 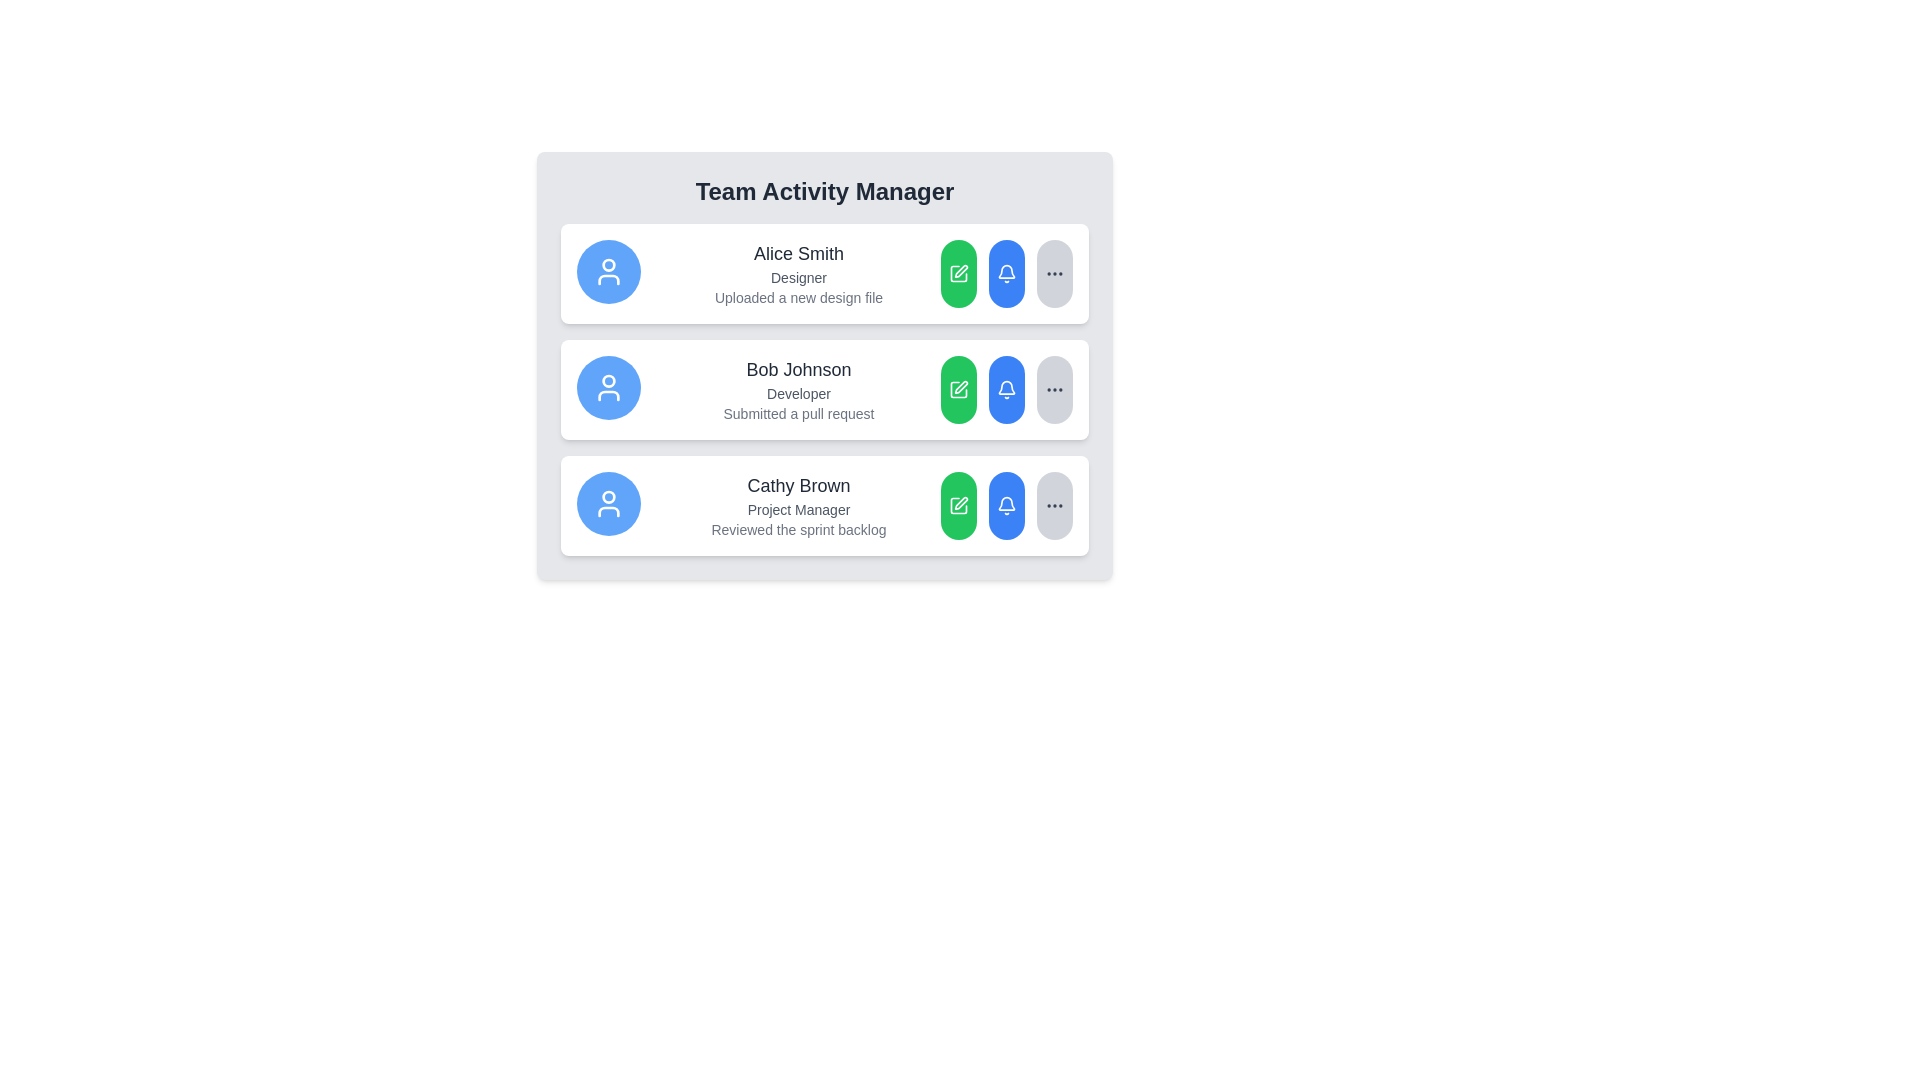 What do you see at coordinates (1007, 389) in the screenshot?
I see `the blue bell button in the interactive button group associated with 'Bob Johnson' to manage notifications` at bounding box center [1007, 389].